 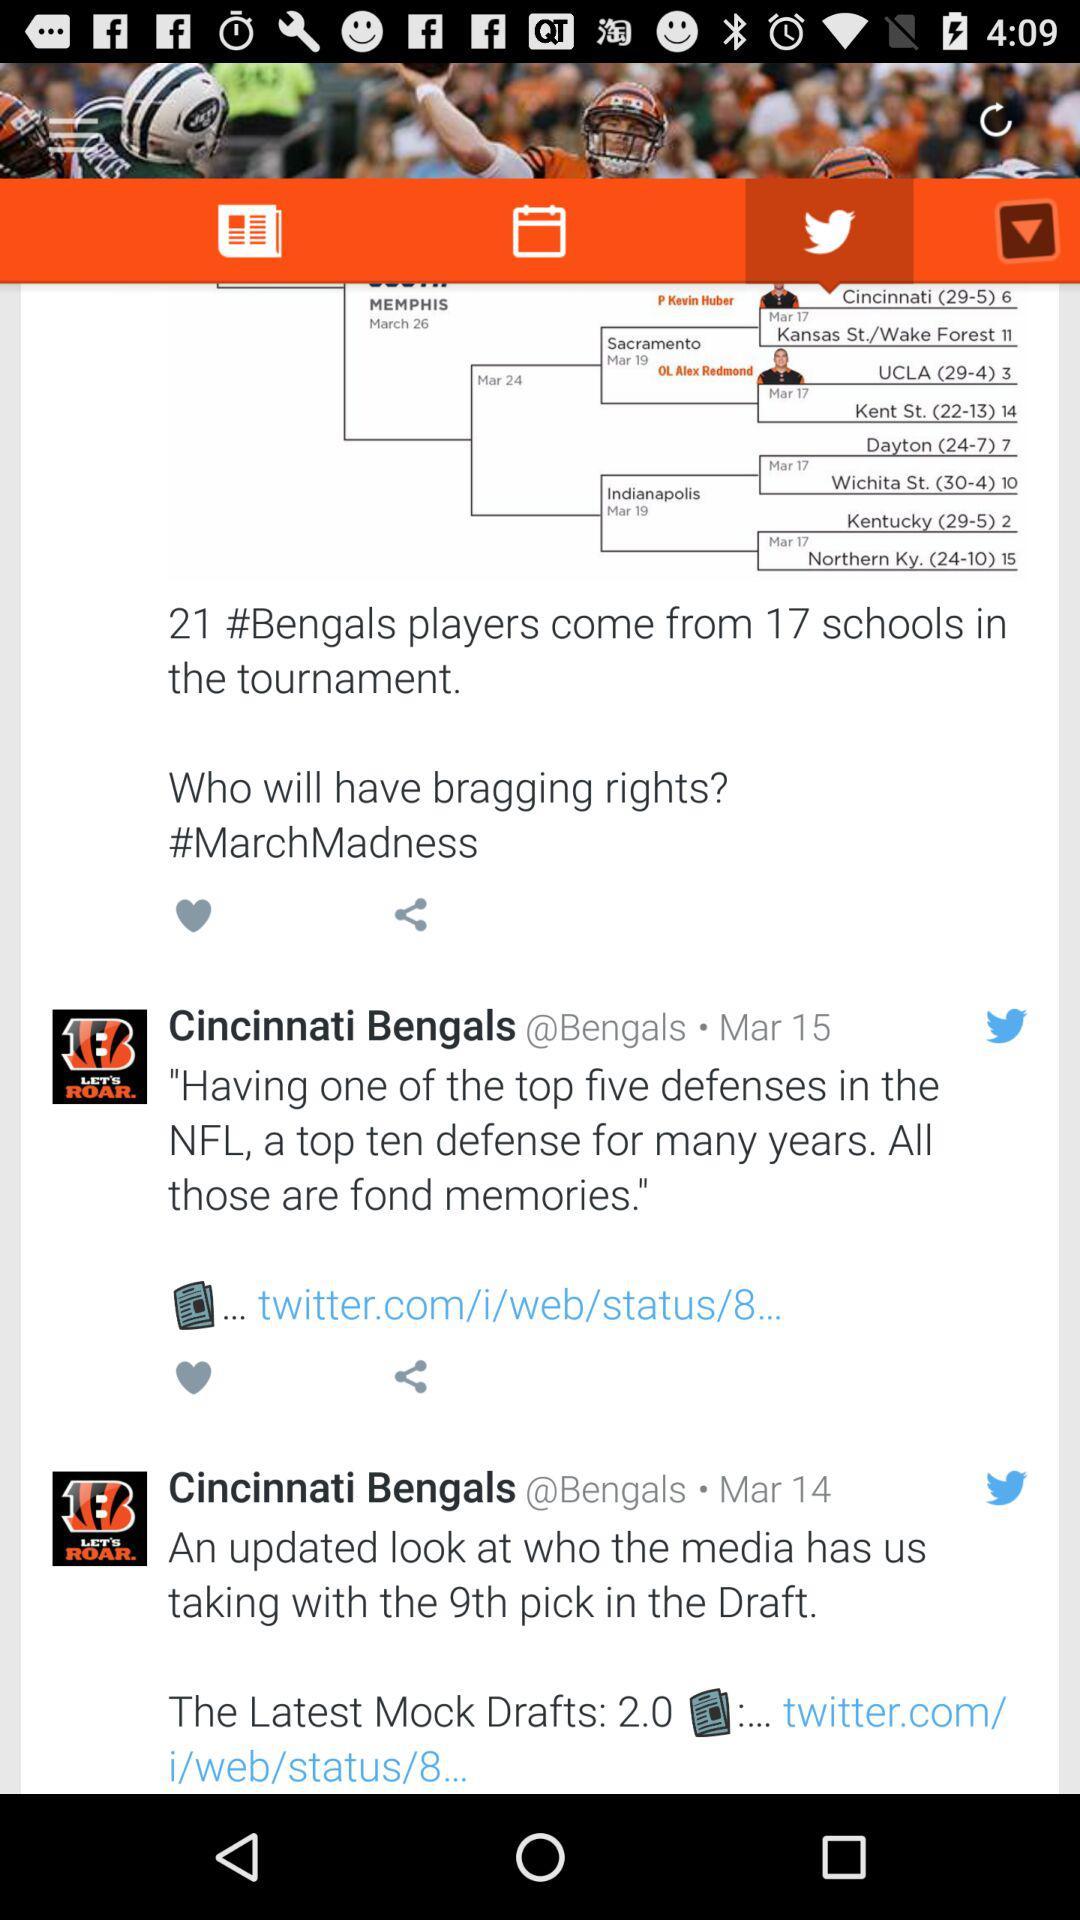 I want to click on the an updated look icon, so click(x=596, y=1655).